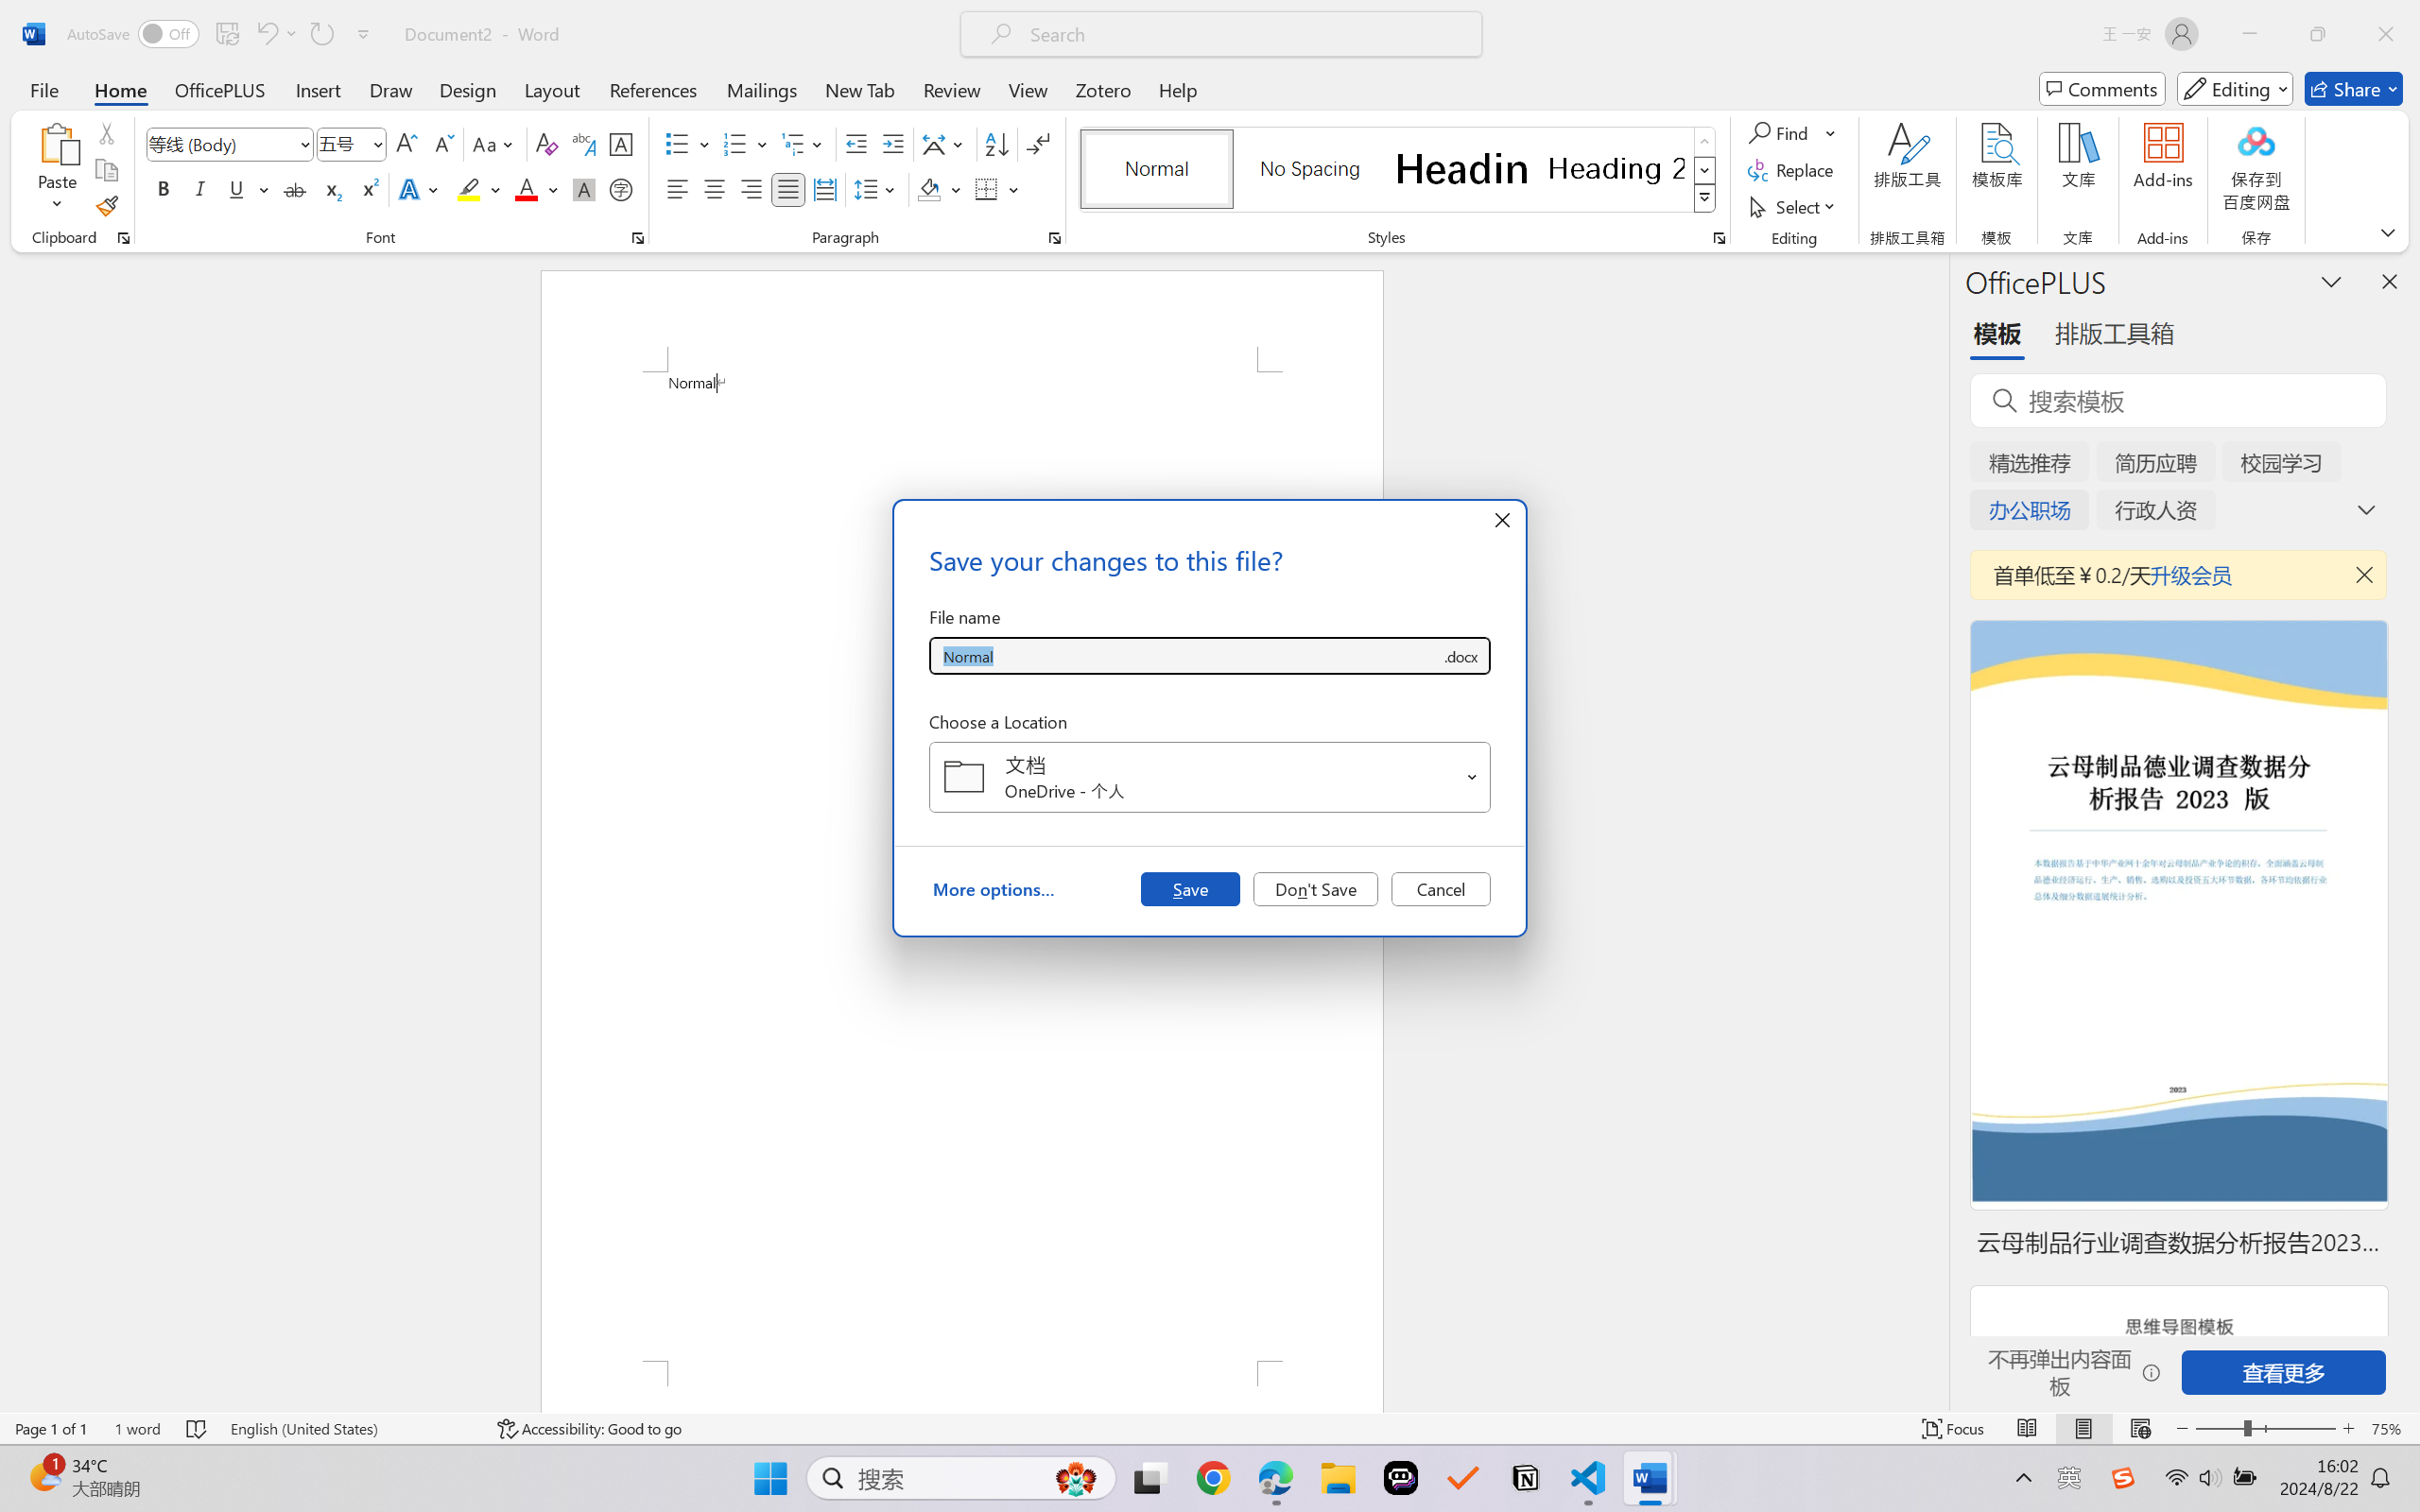 The image size is (2420, 1512). What do you see at coordinates (341, 144) in the screenshot?
I see `'Font Size'` at bounding box center [341, 144].